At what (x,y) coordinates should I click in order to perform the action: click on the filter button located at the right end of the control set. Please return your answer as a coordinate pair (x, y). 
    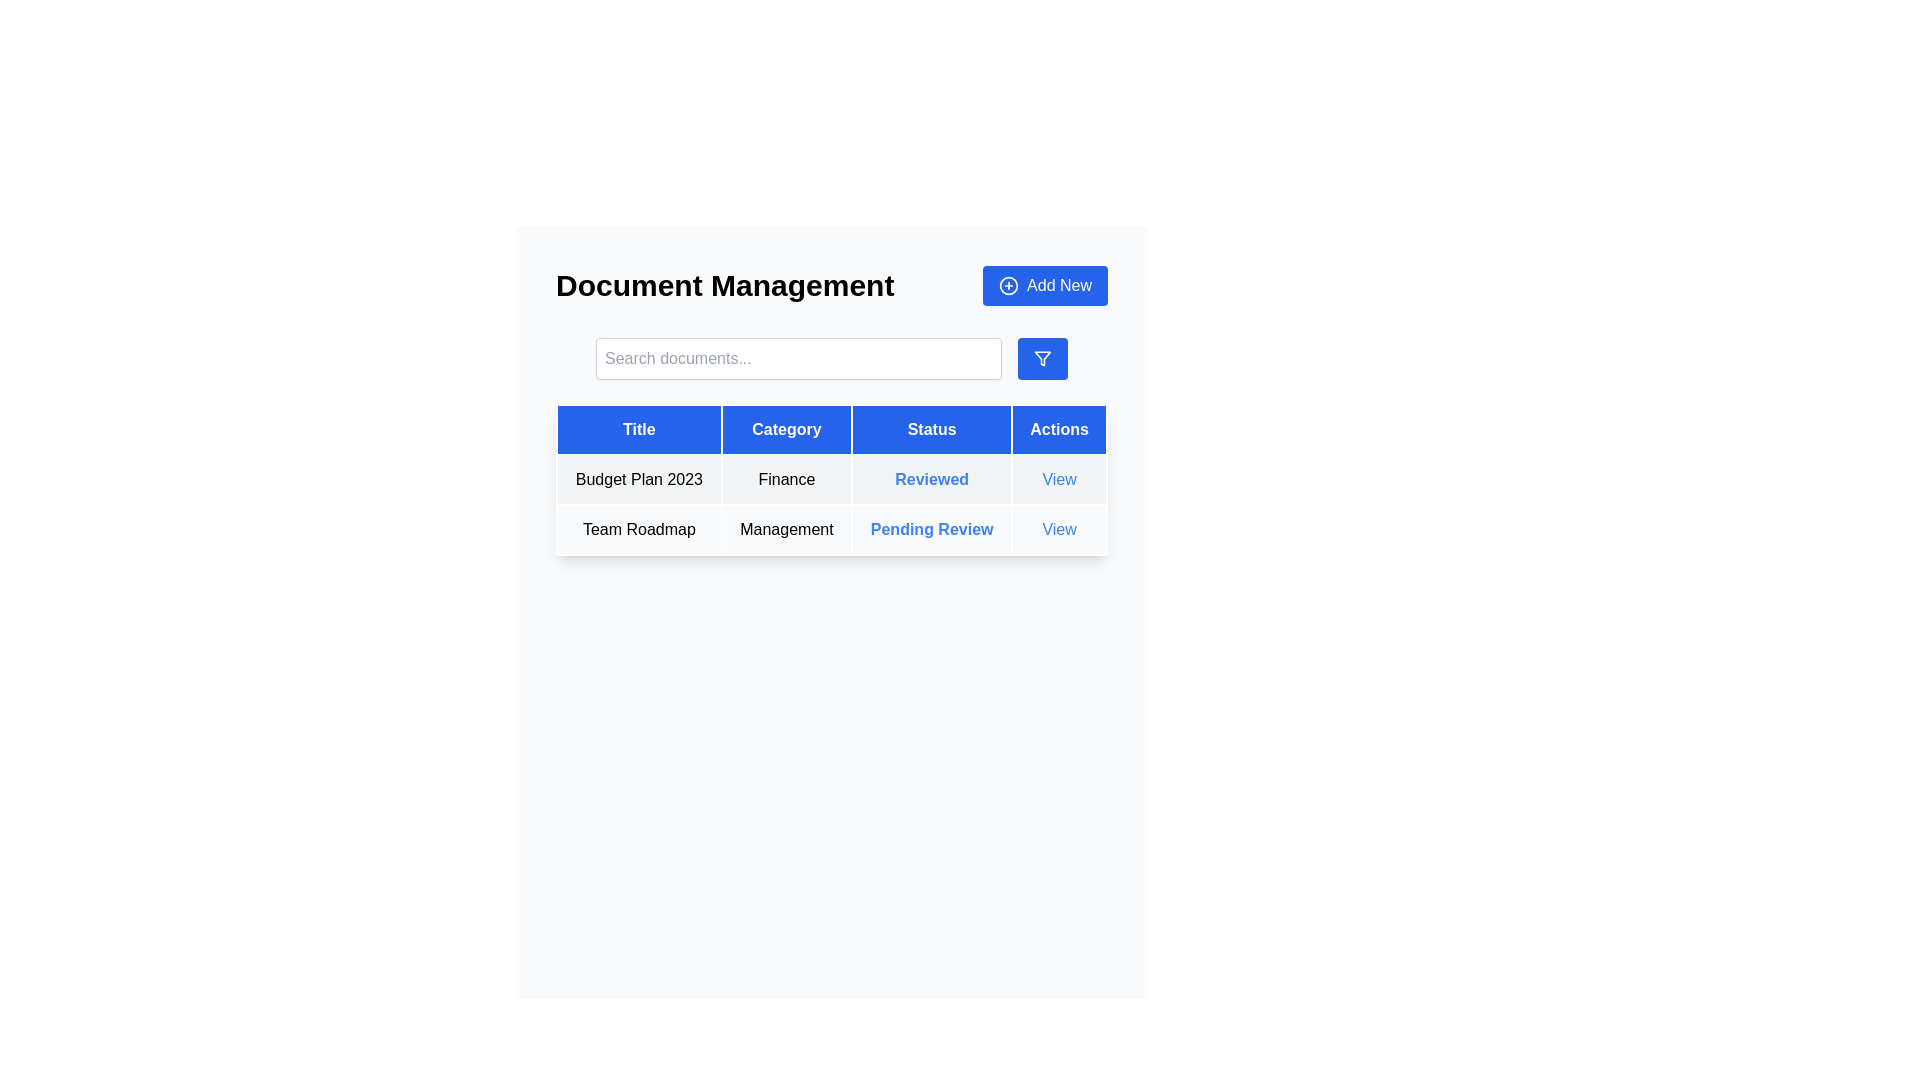
    Looking at the image, I should click on (1041, 357).